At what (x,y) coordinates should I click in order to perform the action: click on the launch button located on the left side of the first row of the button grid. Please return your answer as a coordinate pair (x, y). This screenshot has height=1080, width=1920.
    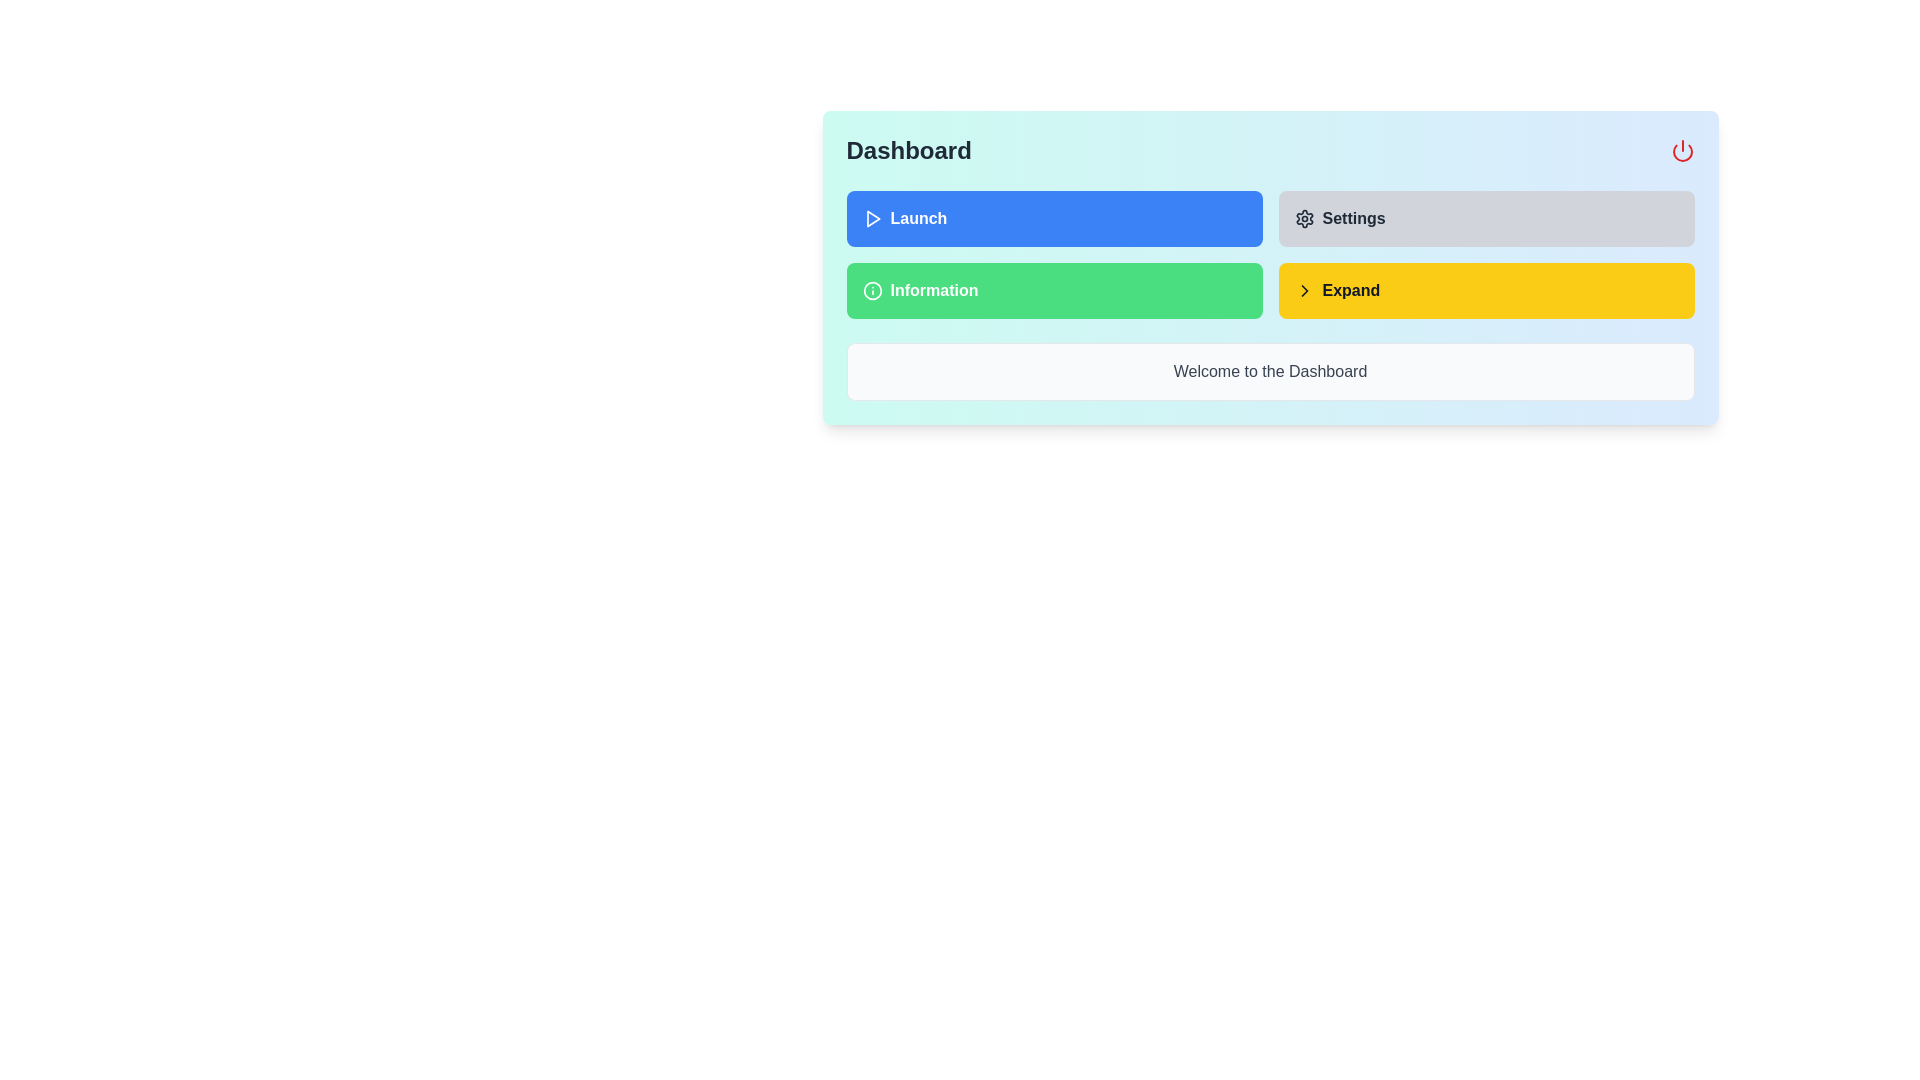
    Looking at the image, I should click on (1053, 219).